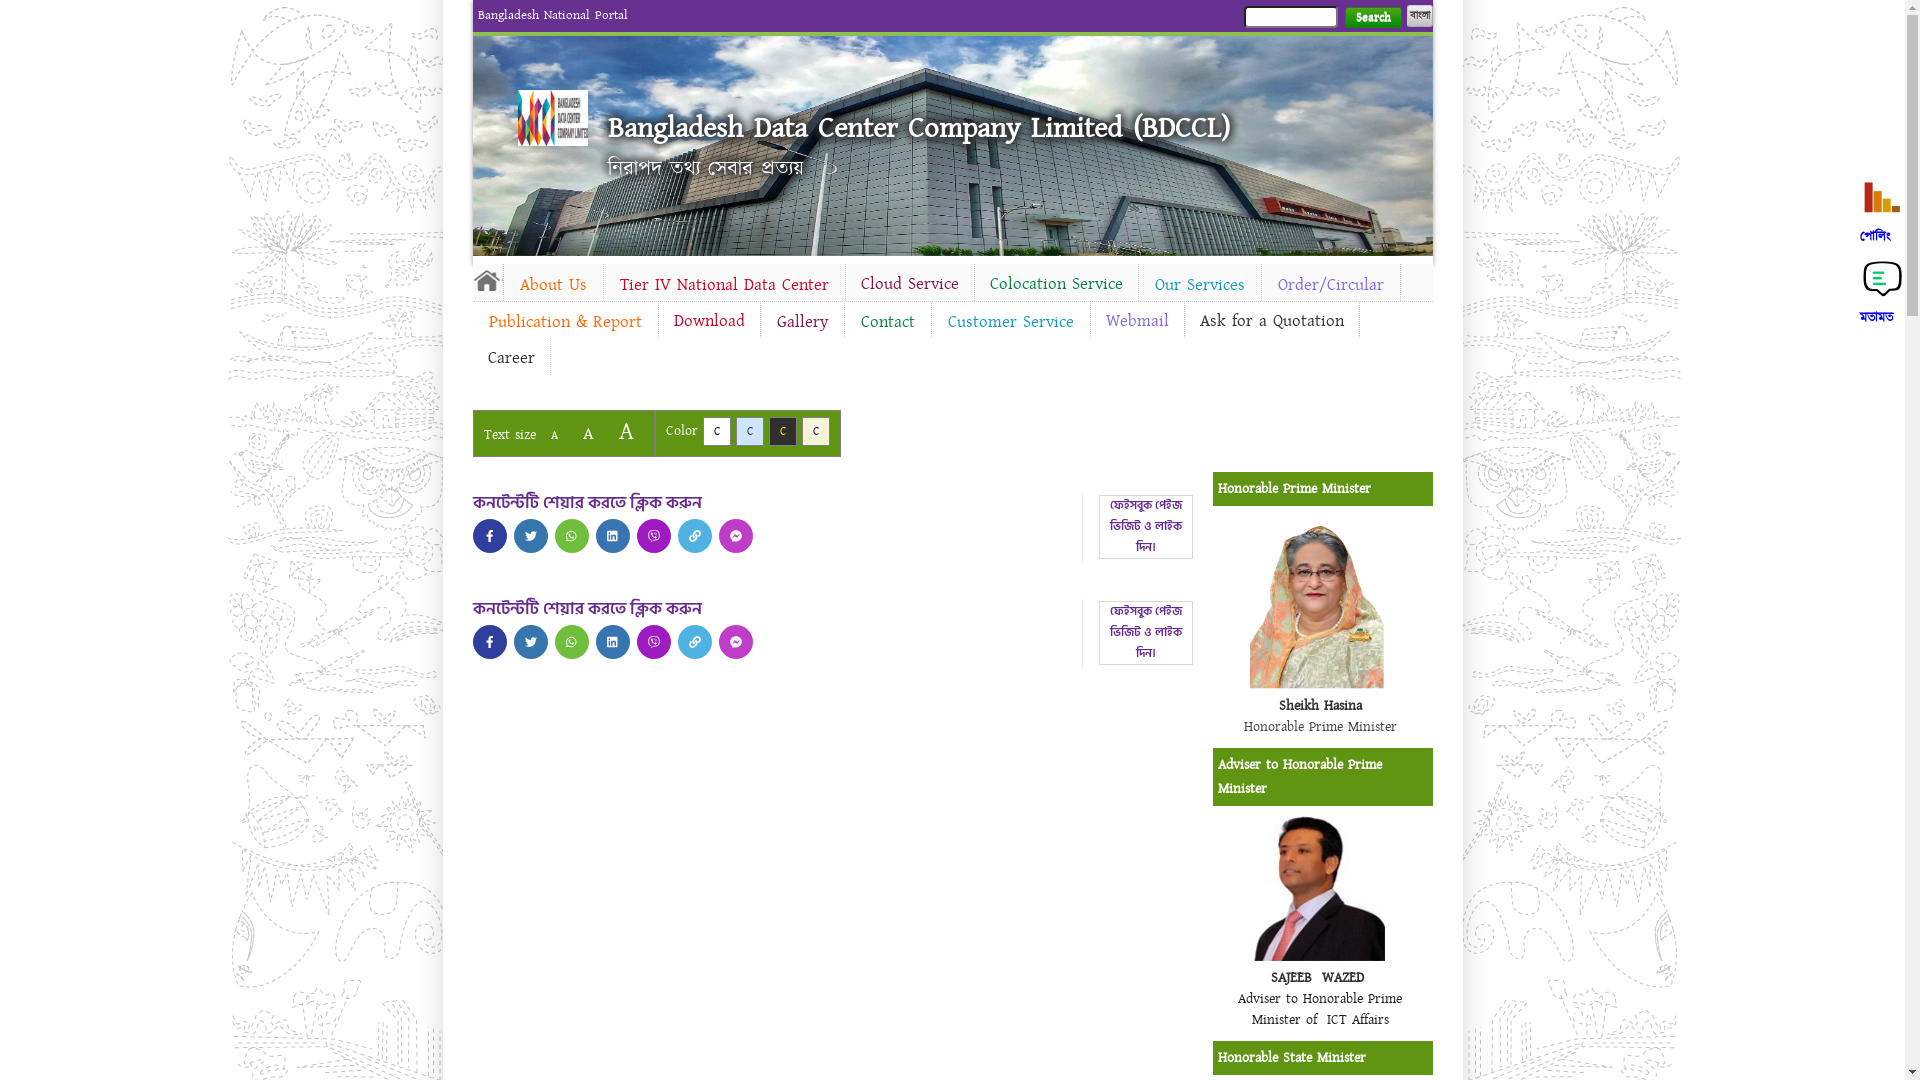 This screenshot has height=1080, width=1920. What do you see at coordinates (1199, 285) in the screenshot?
I see `'Our Services'` at bounding box center [1199, 285].